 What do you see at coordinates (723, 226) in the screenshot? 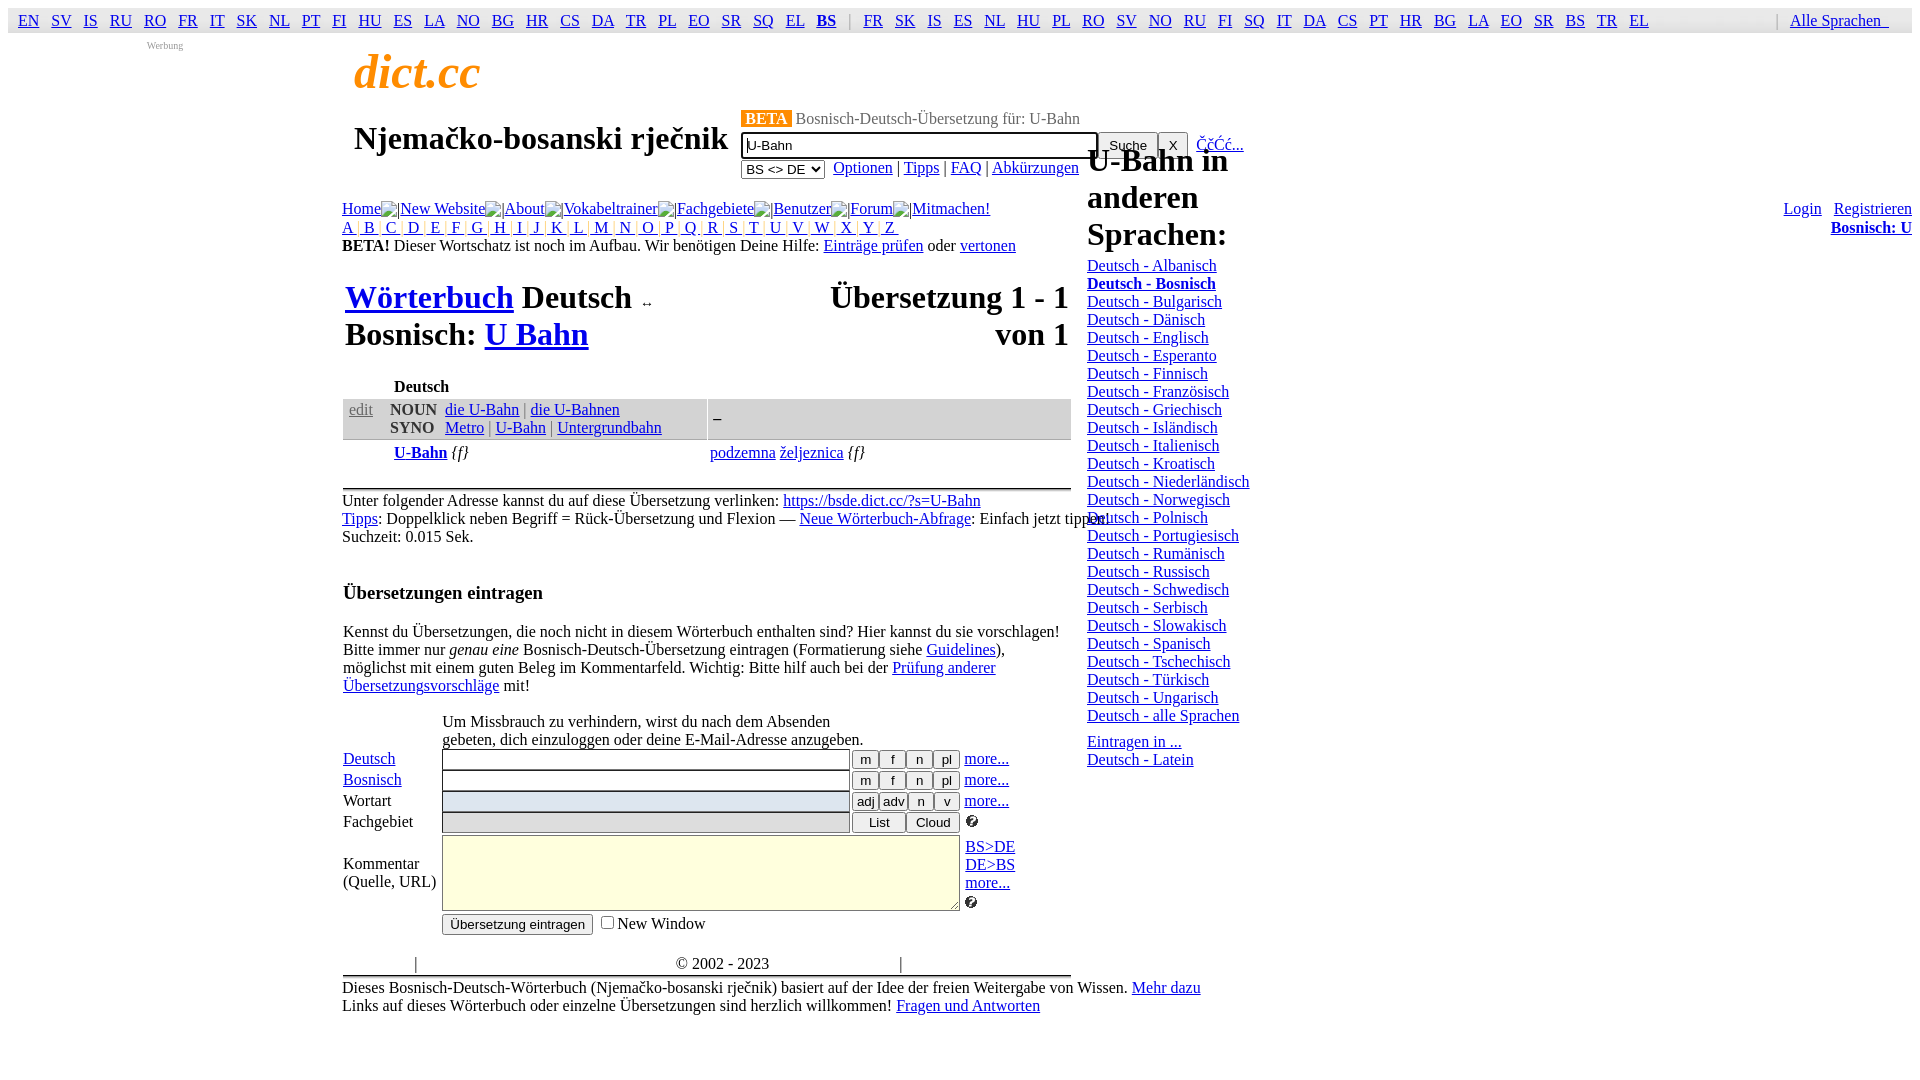
I see `'S'` at bounding box center [723, 226].